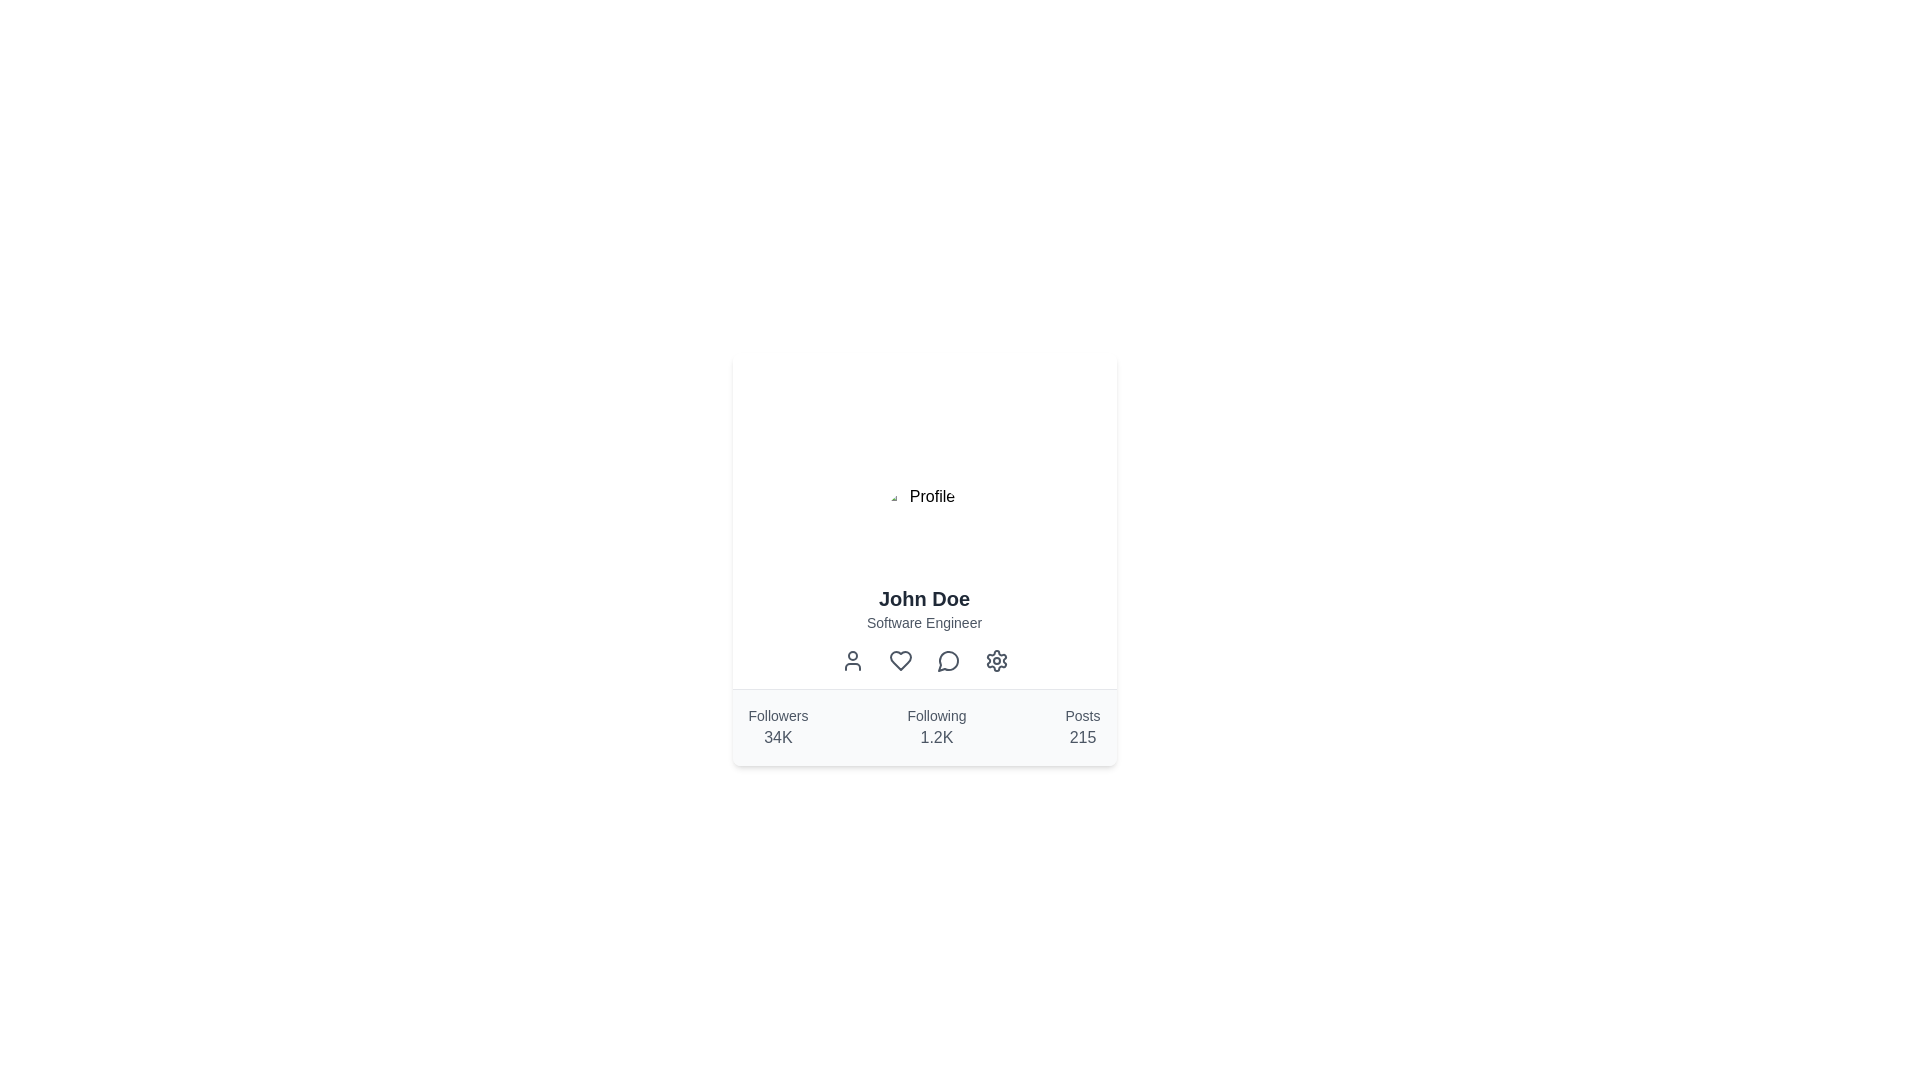  Describe the element at coordinates (935, 728) in the screenshot. I see `the 'Following' text label that displays '1.2K' in a larger, bold font, located in the middle section of a row with 'Followers' on the left and 'Posts' on the right` at that location.